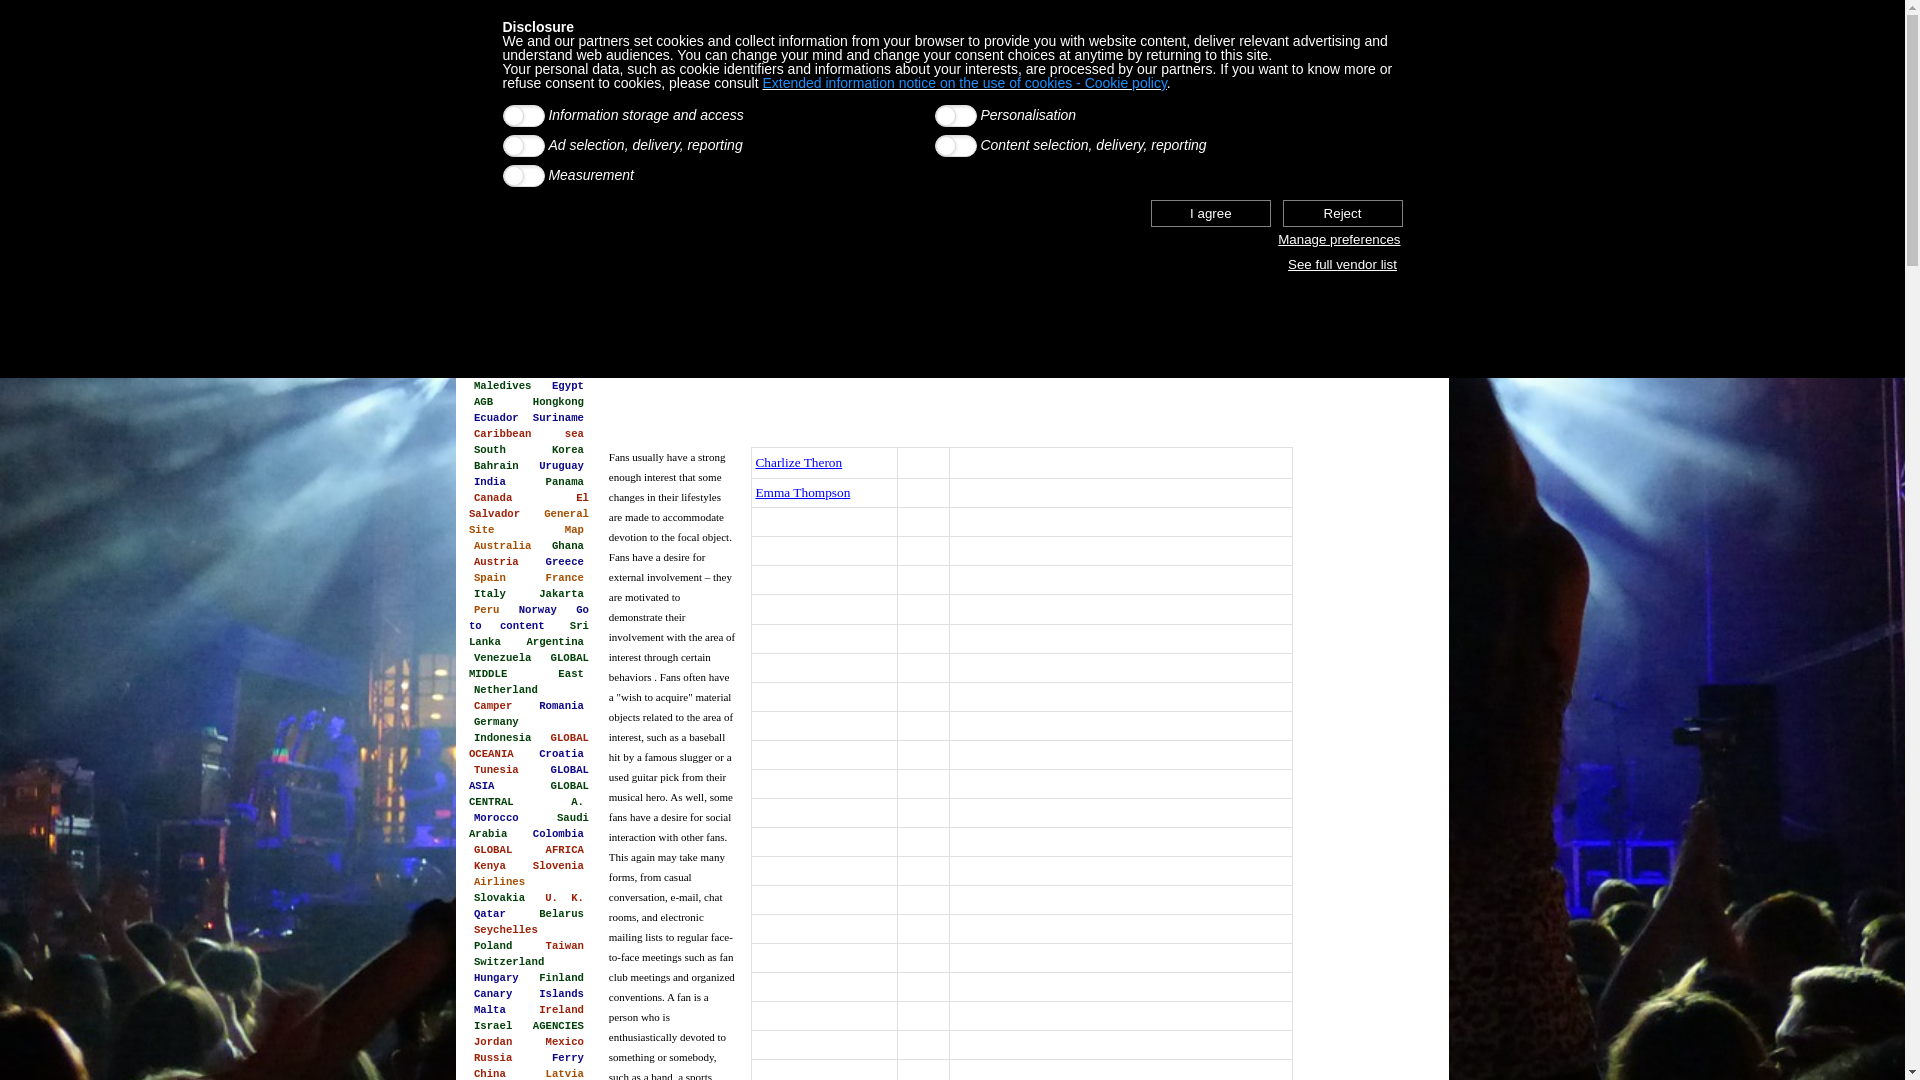 This screenshot has height=1080, width=1920. I want to click on 'Camper', so click(493, 704).